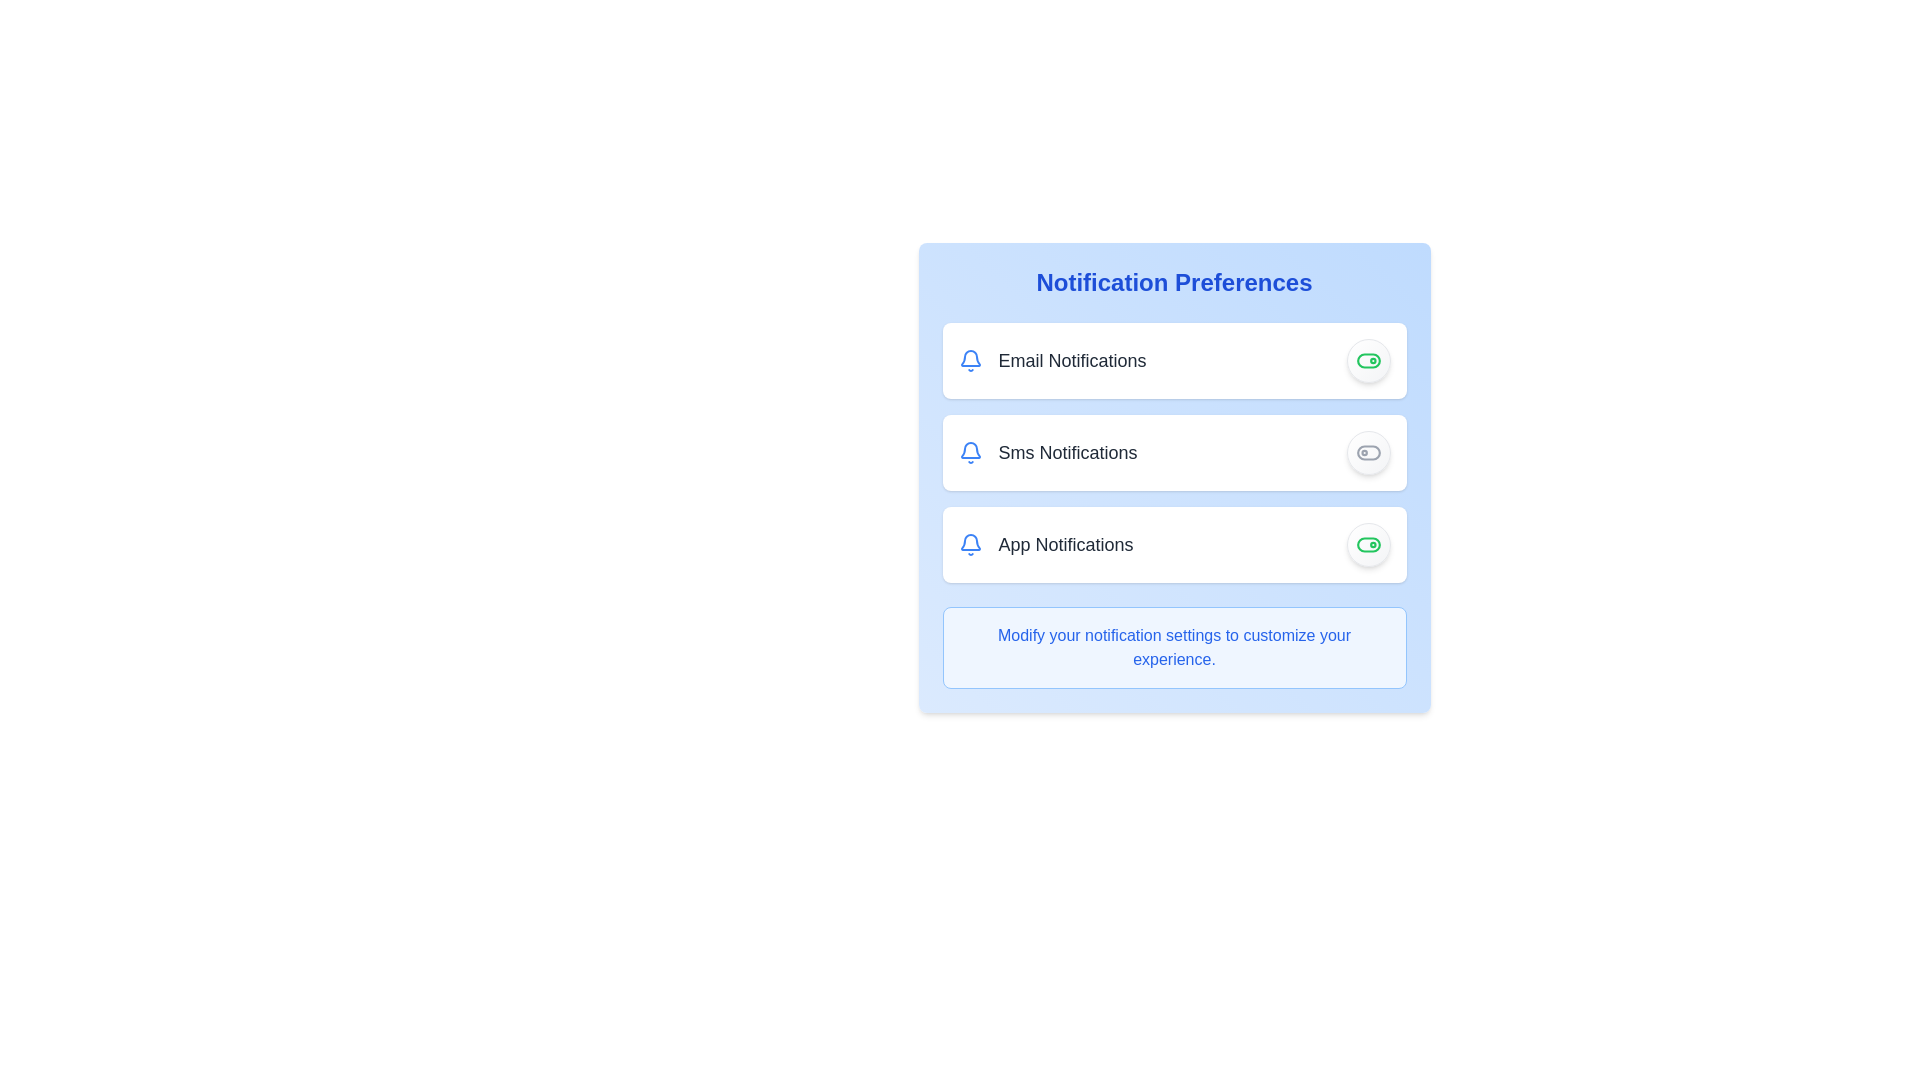  What do you see at coordinates (1046, 452) in the screenshot?
I see `SMS notifications label element located in the second row of the 'Notification Preferences' section, positioned below 'Email Notifications' and above 'App Notifications'` at bounding box center [1046, 452].